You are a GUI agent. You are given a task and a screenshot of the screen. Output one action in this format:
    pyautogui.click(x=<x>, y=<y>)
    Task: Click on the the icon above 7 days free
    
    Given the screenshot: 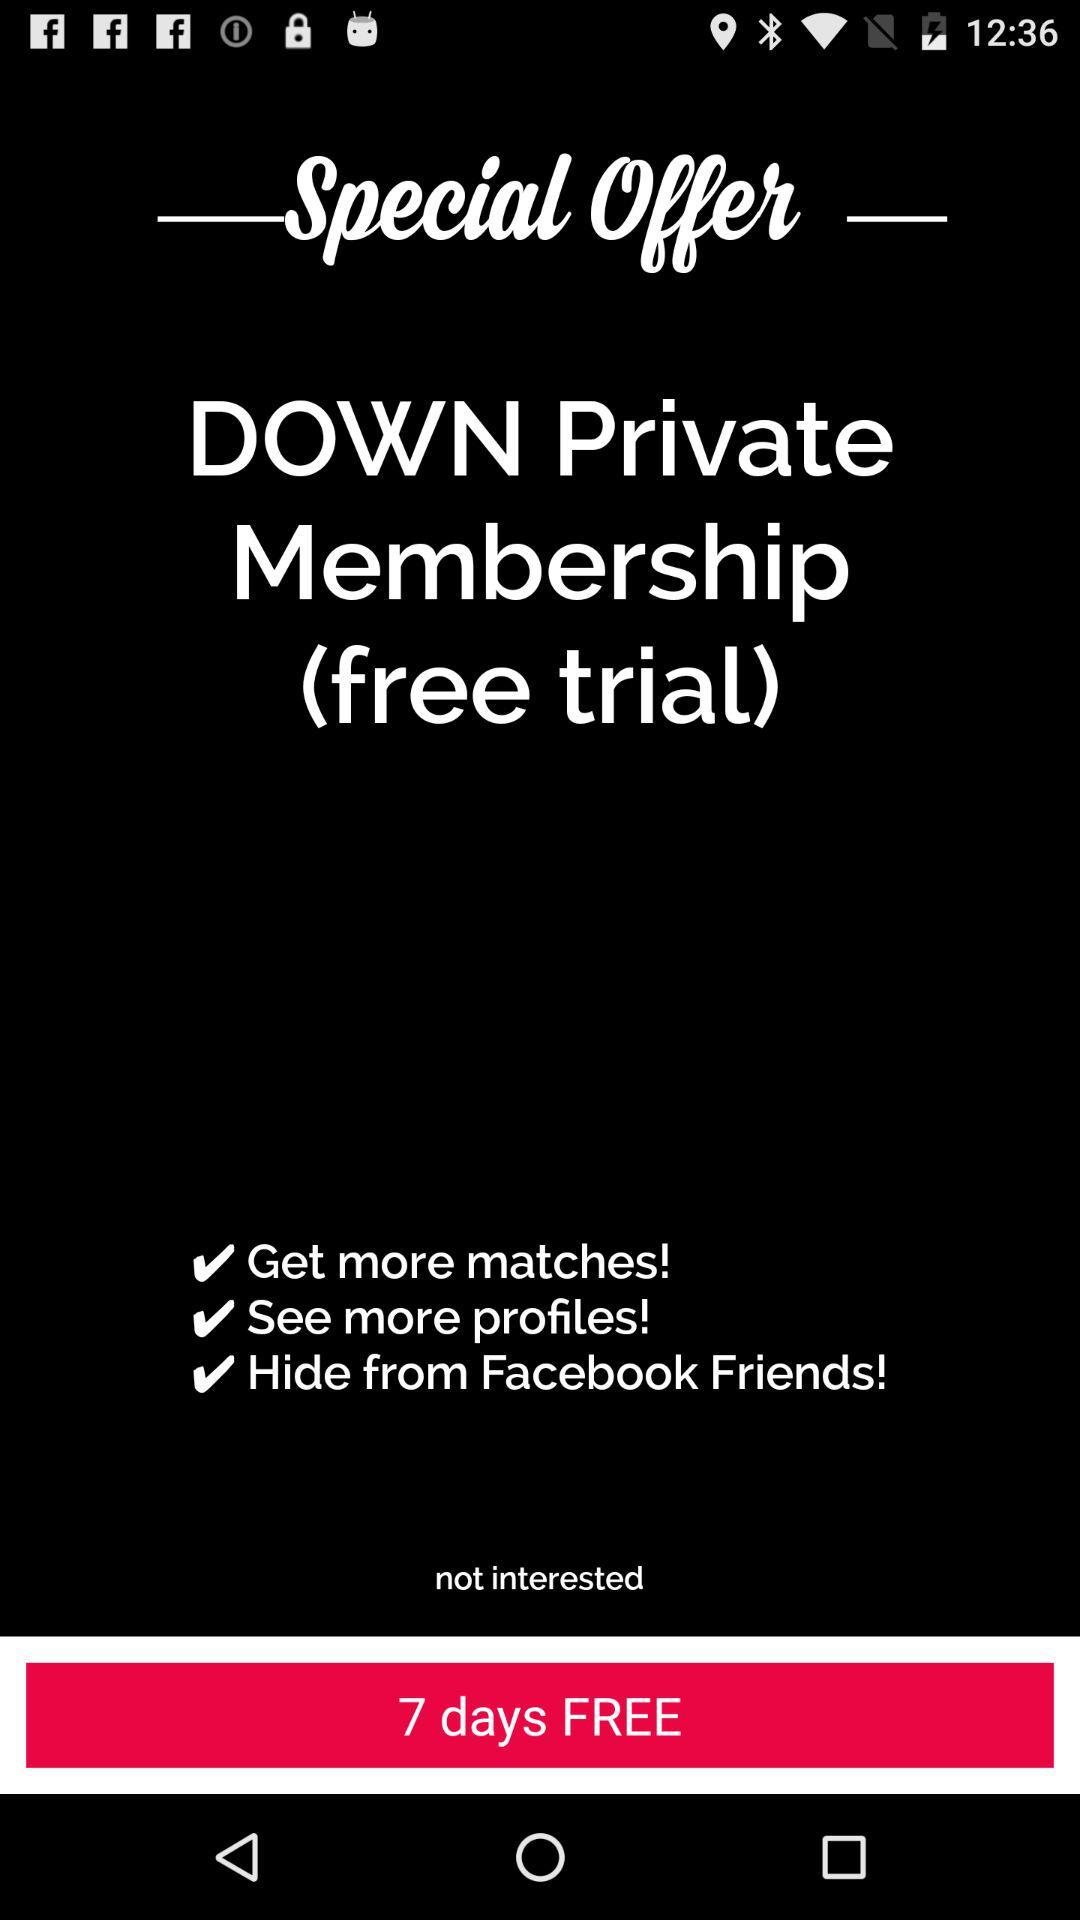 What is the action you would take?
    pyautogui.click(x=538, y=1577)
    